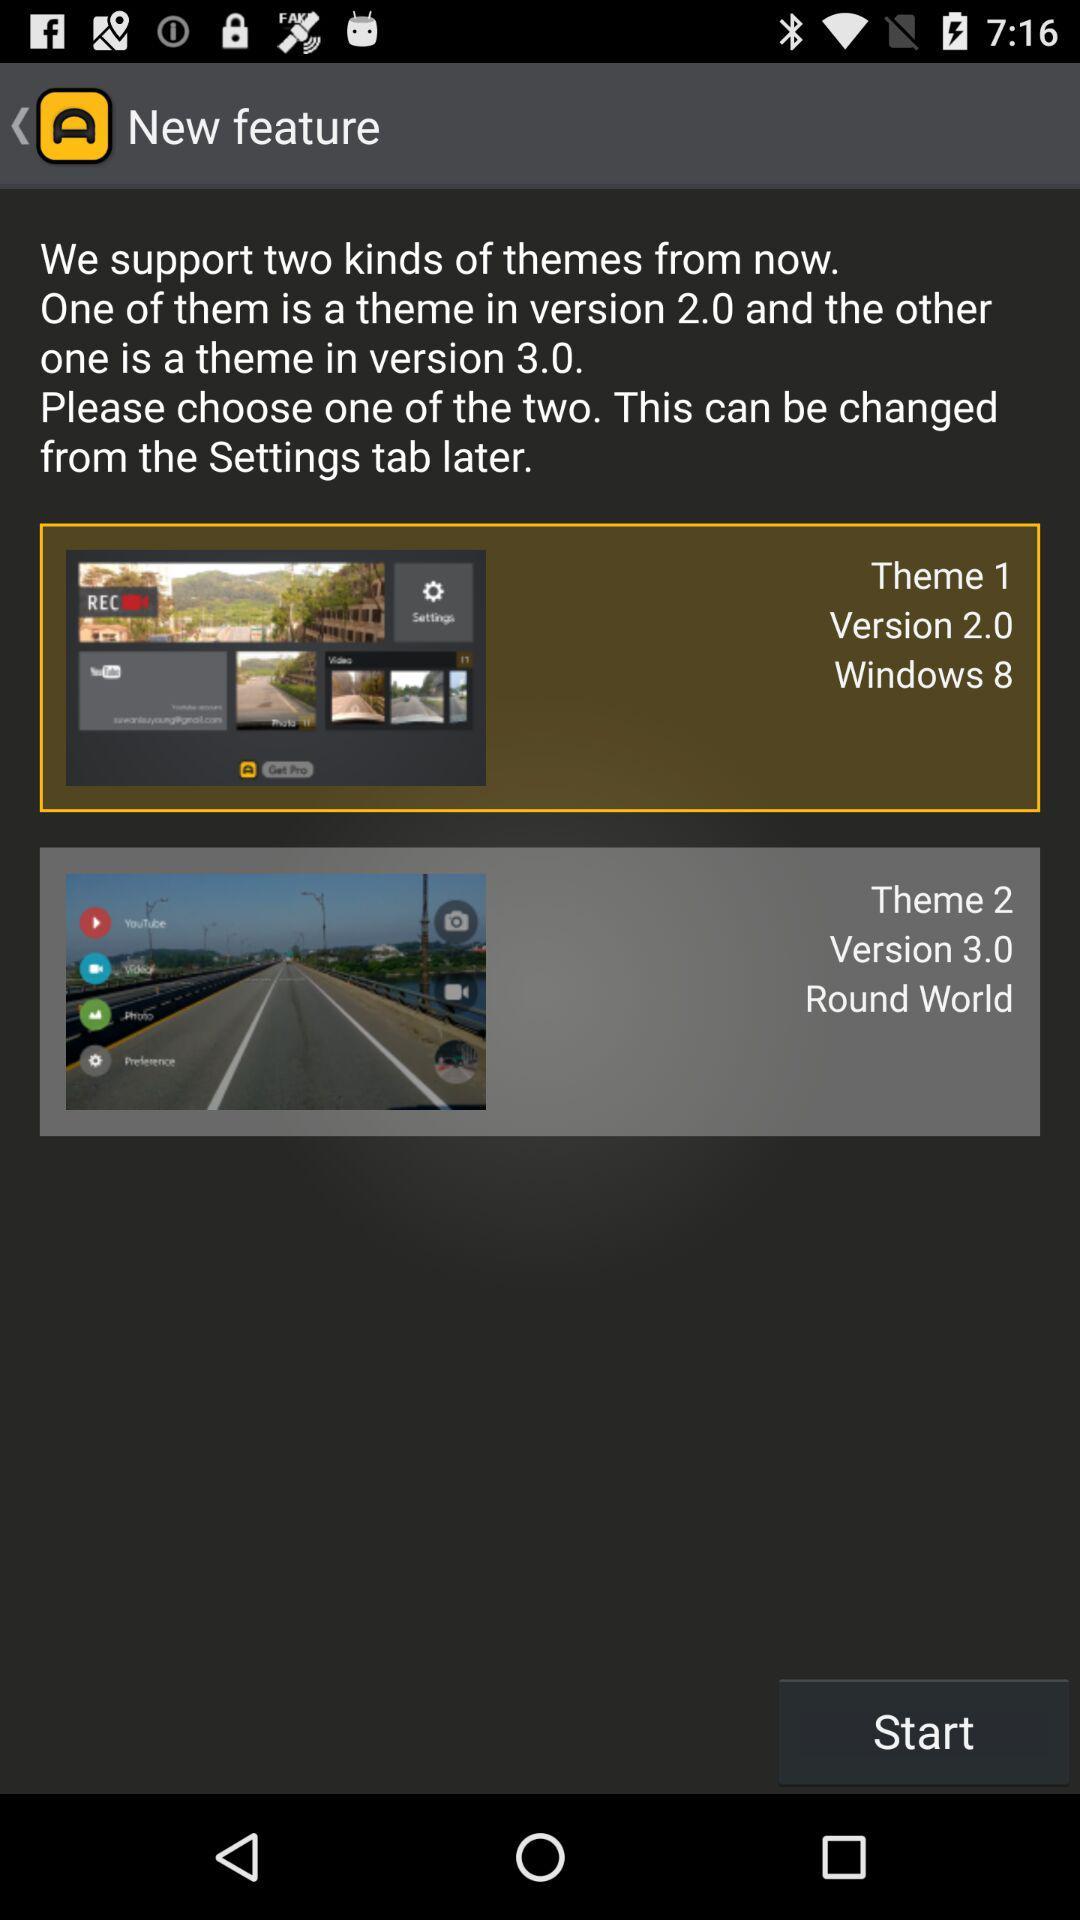  What do you see at coordinates (924, 1730) in the screenshot?
I see `the start icon` at bounding box center [924, 1730].